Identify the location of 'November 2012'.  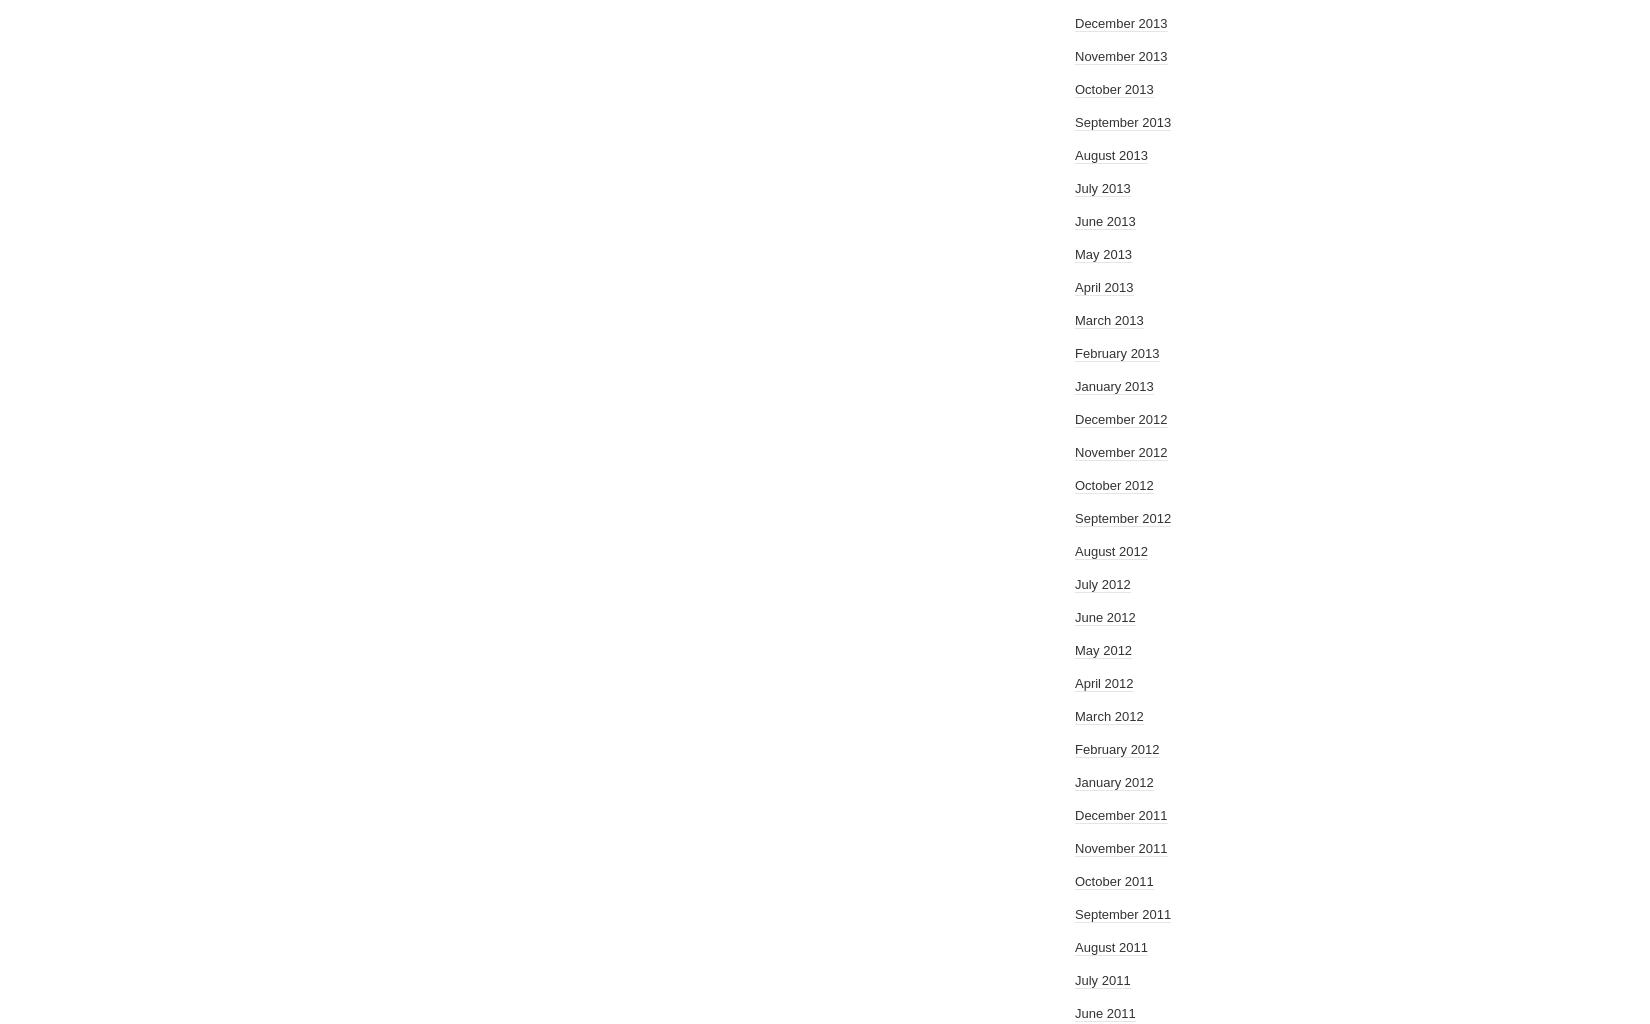
(1121, 452).